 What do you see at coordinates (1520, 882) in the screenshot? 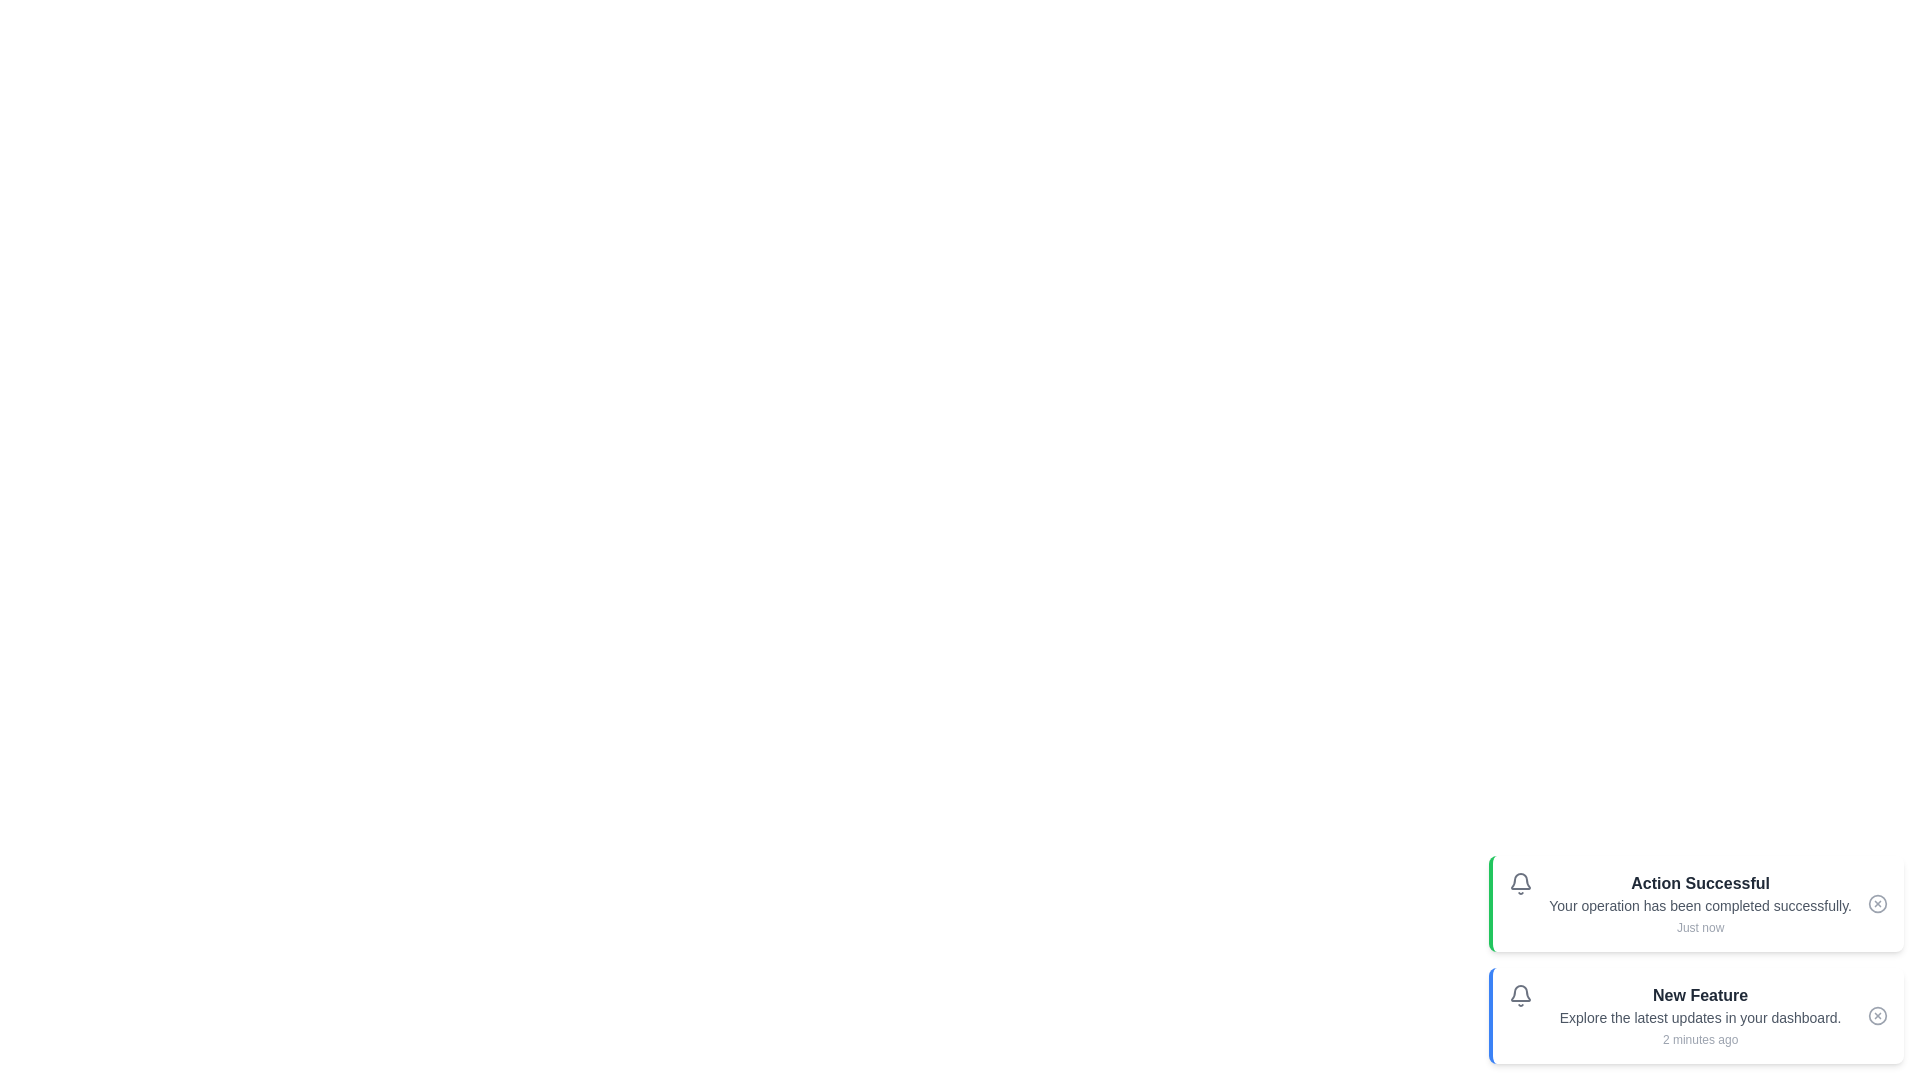
I see `the bell-shaped icon located to the left of the 'Action Successful' notification text` at bounding box center [1520, 882].